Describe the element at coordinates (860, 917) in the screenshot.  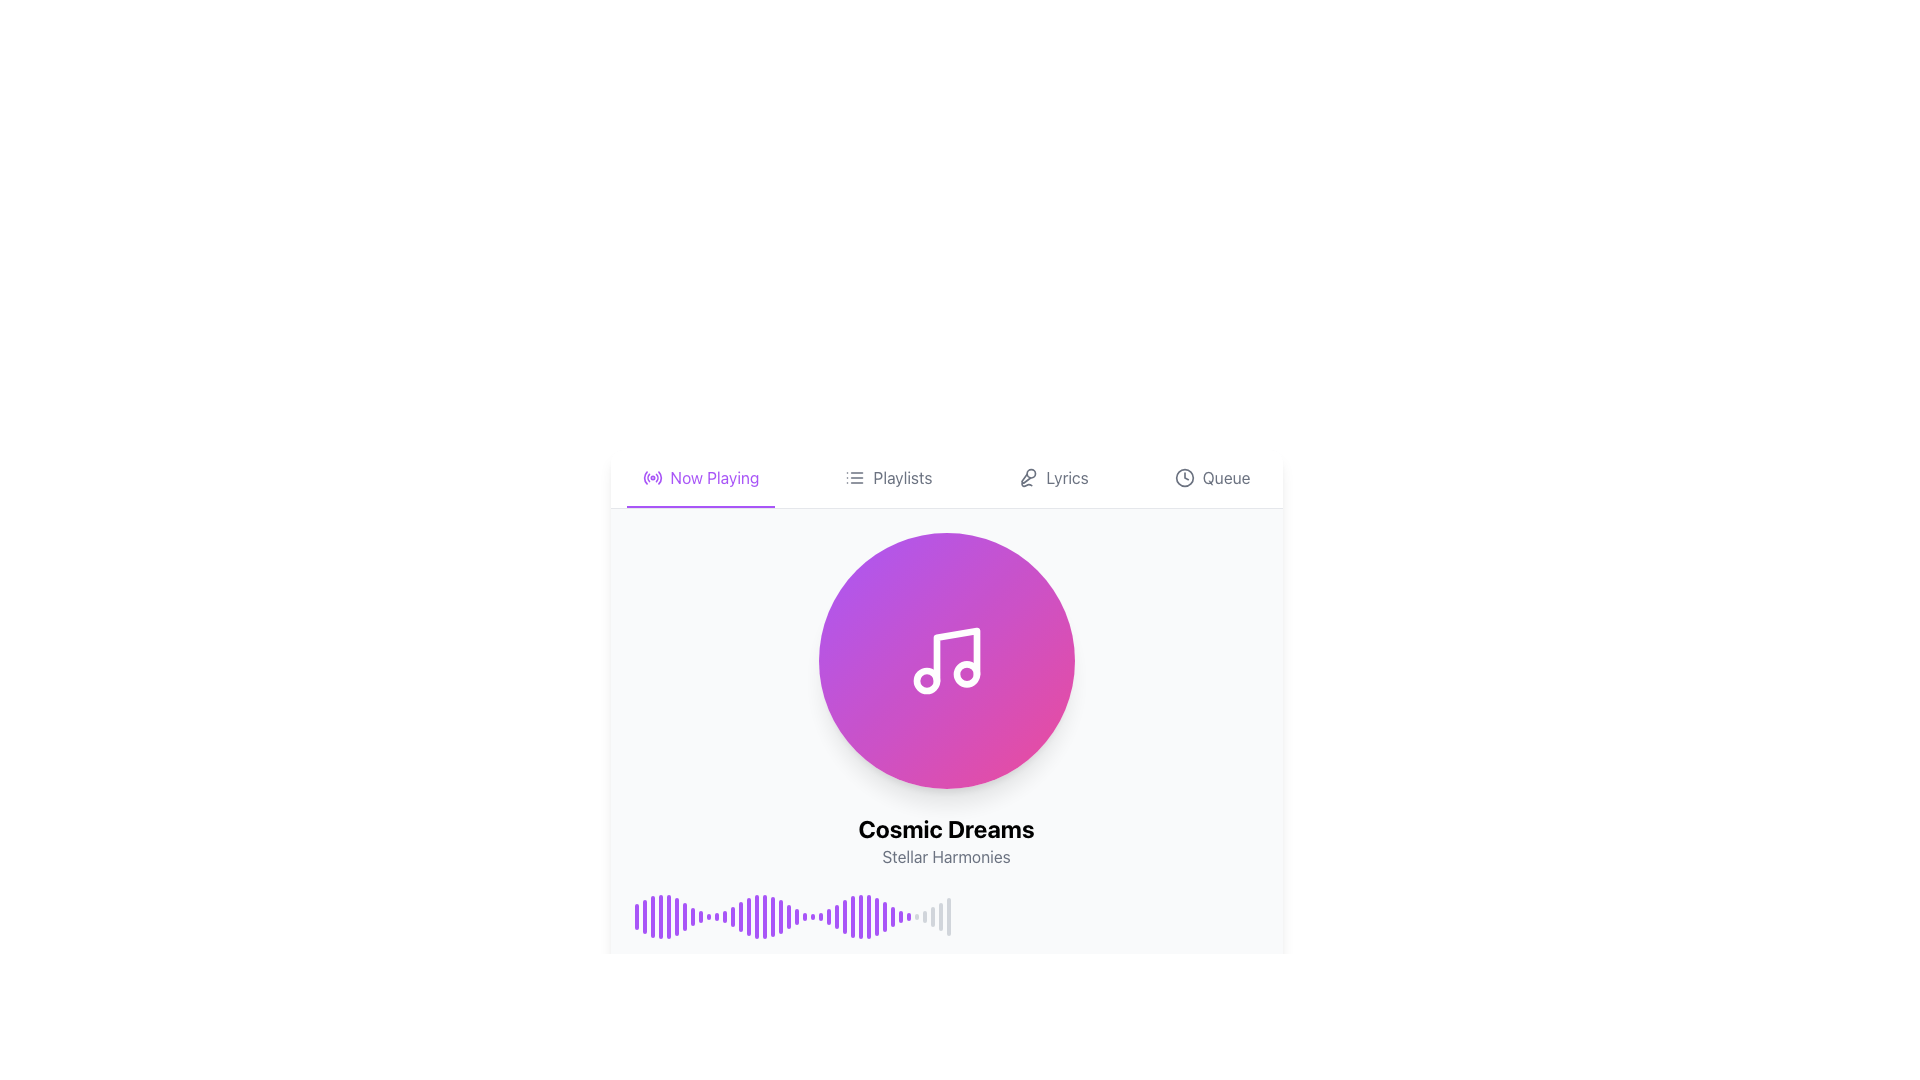
I see `the 28th waveform bar element, which is part of the audio visualization display` at that location.